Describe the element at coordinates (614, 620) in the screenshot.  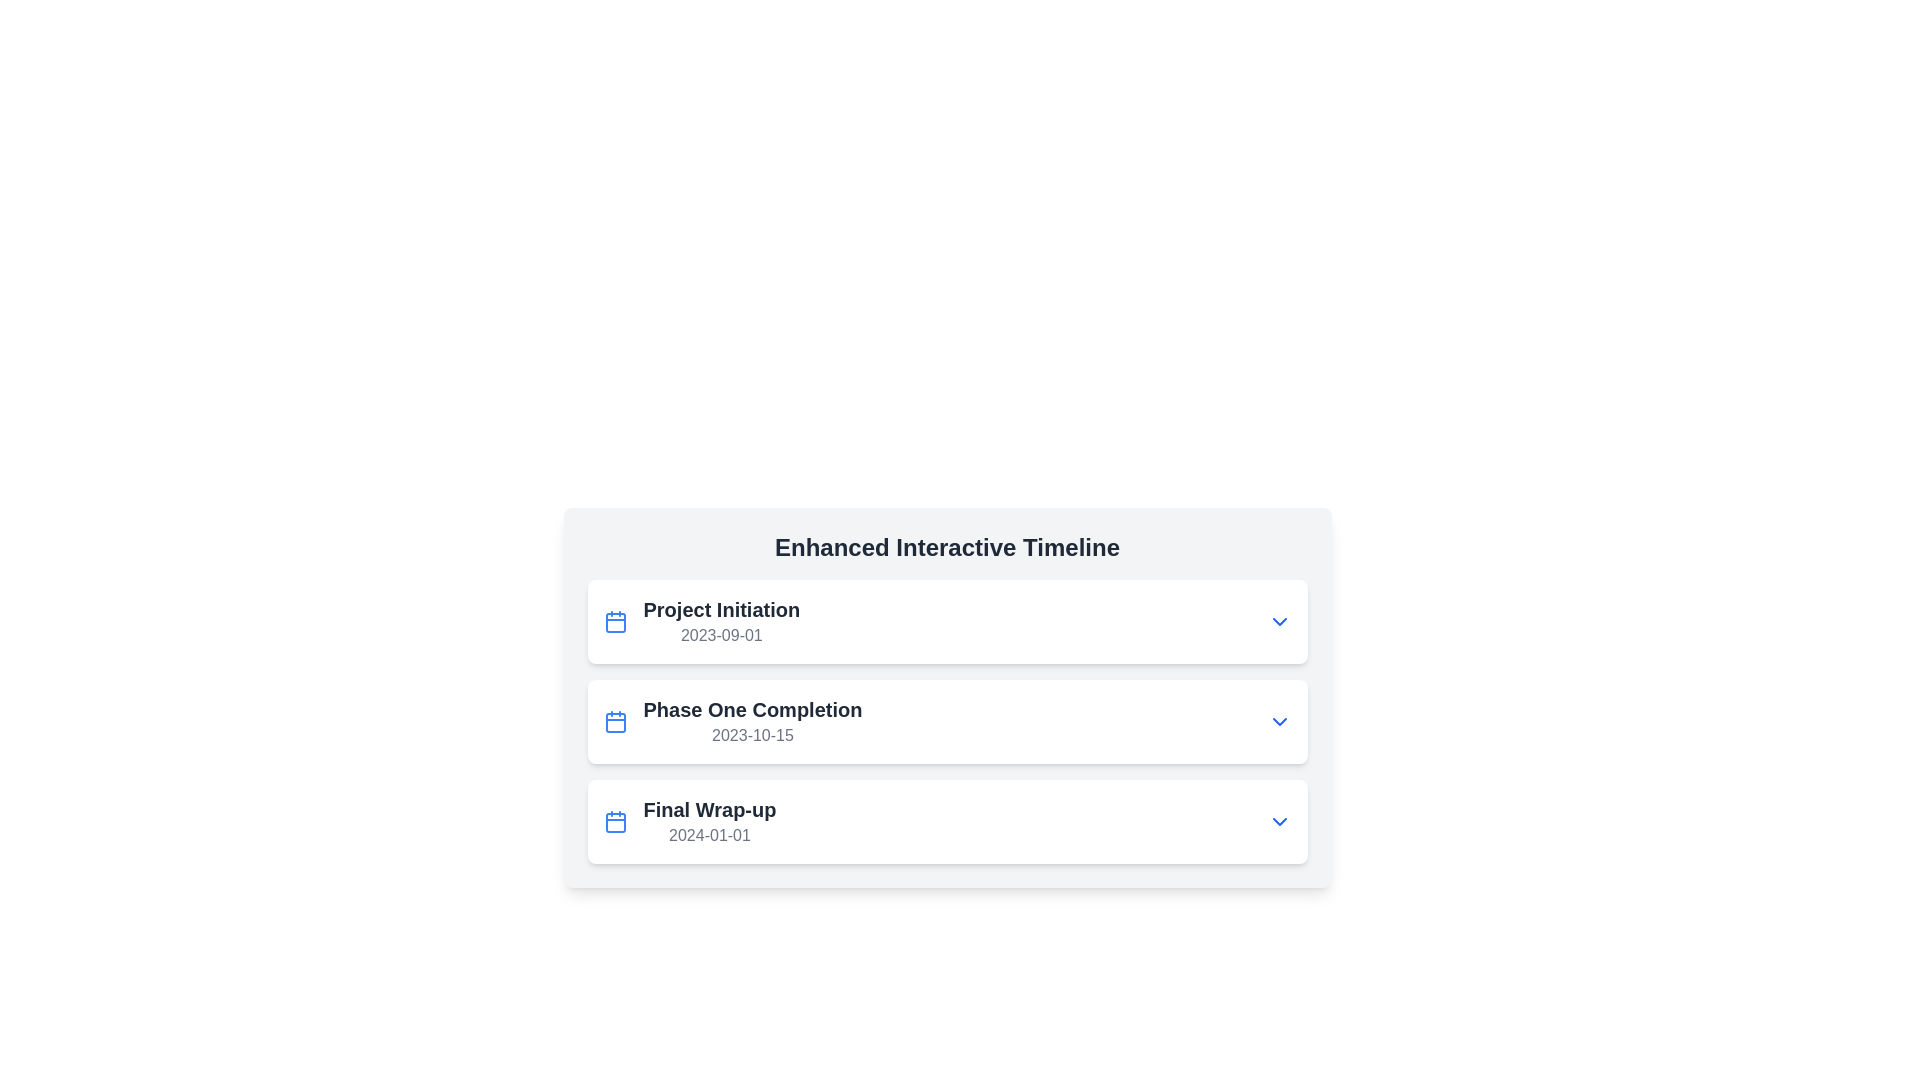
I see `the blue calendar icon located in the first row of the interactive timeline, next to the text 'Project Initiation' and the date '2023-09-01'` at that location.